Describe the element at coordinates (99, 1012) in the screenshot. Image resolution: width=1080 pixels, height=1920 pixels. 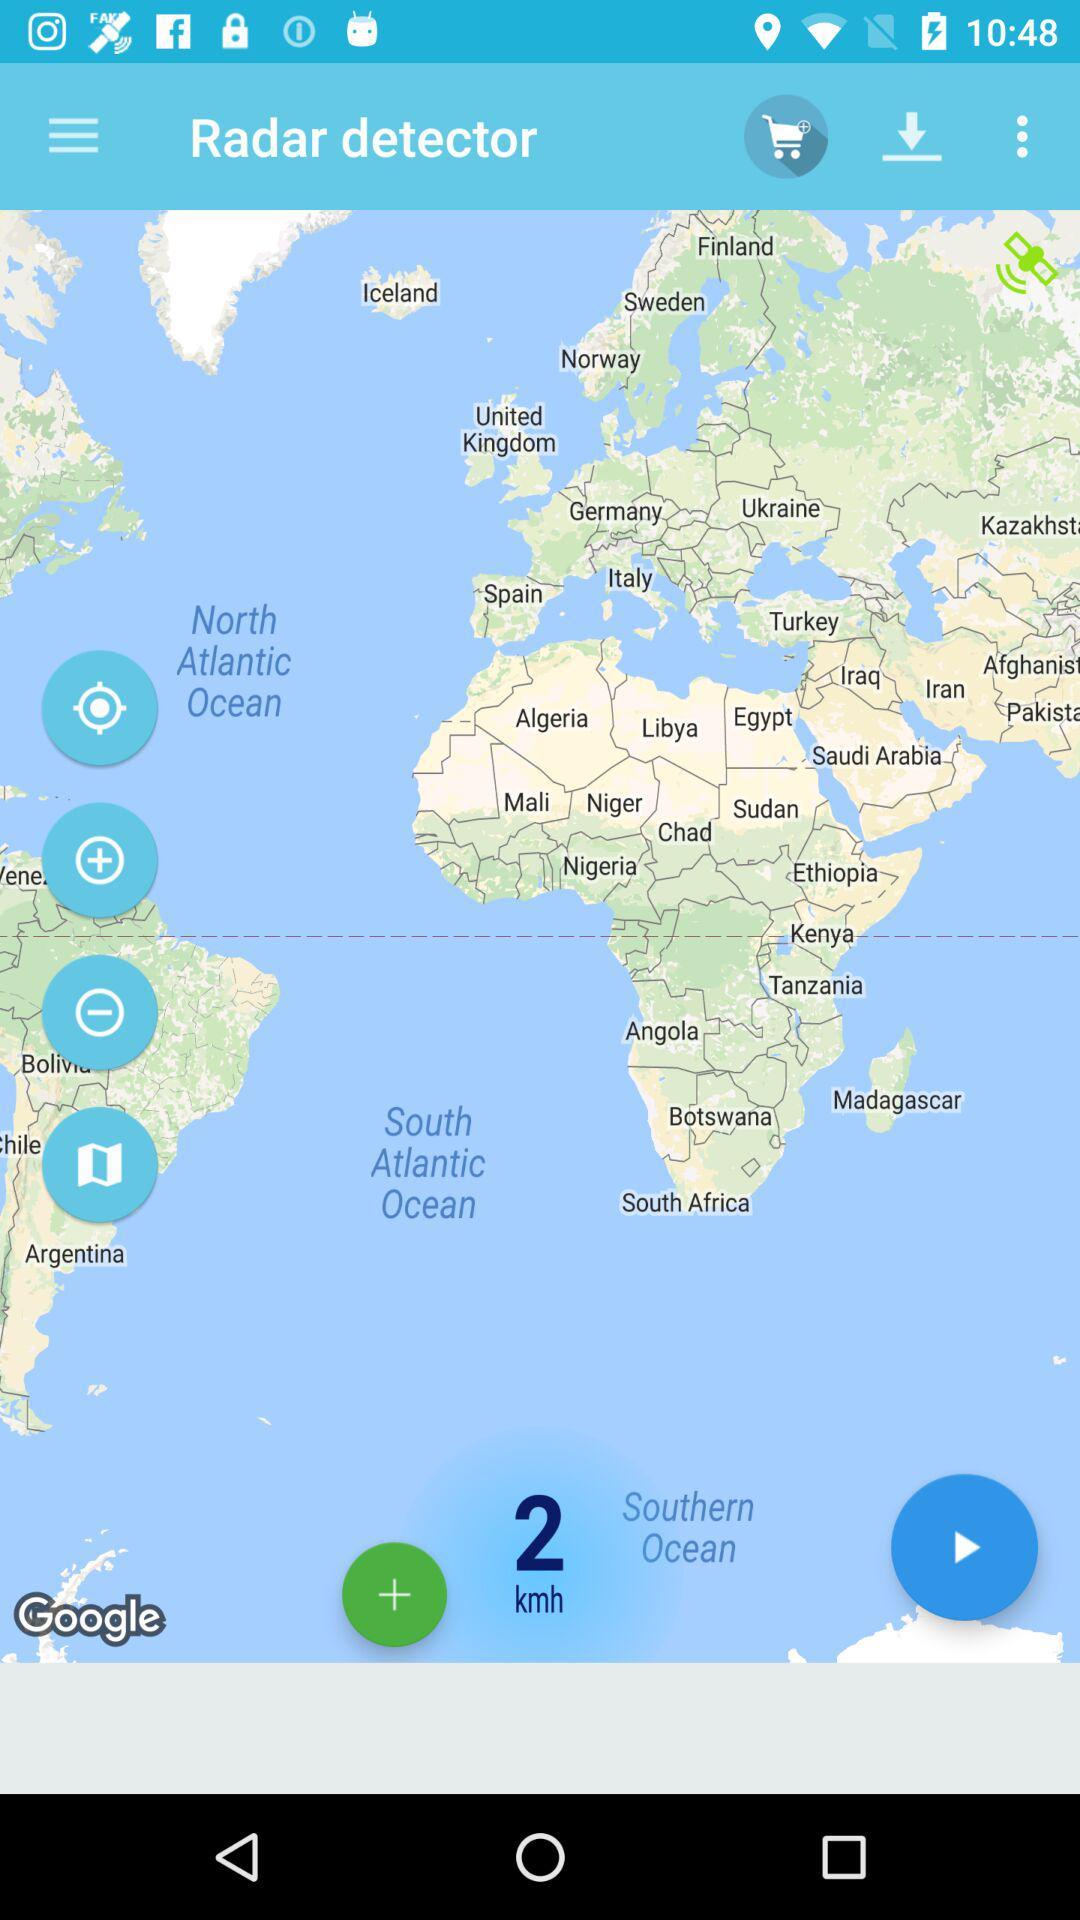
I see `the zoom_out icon` at that location.